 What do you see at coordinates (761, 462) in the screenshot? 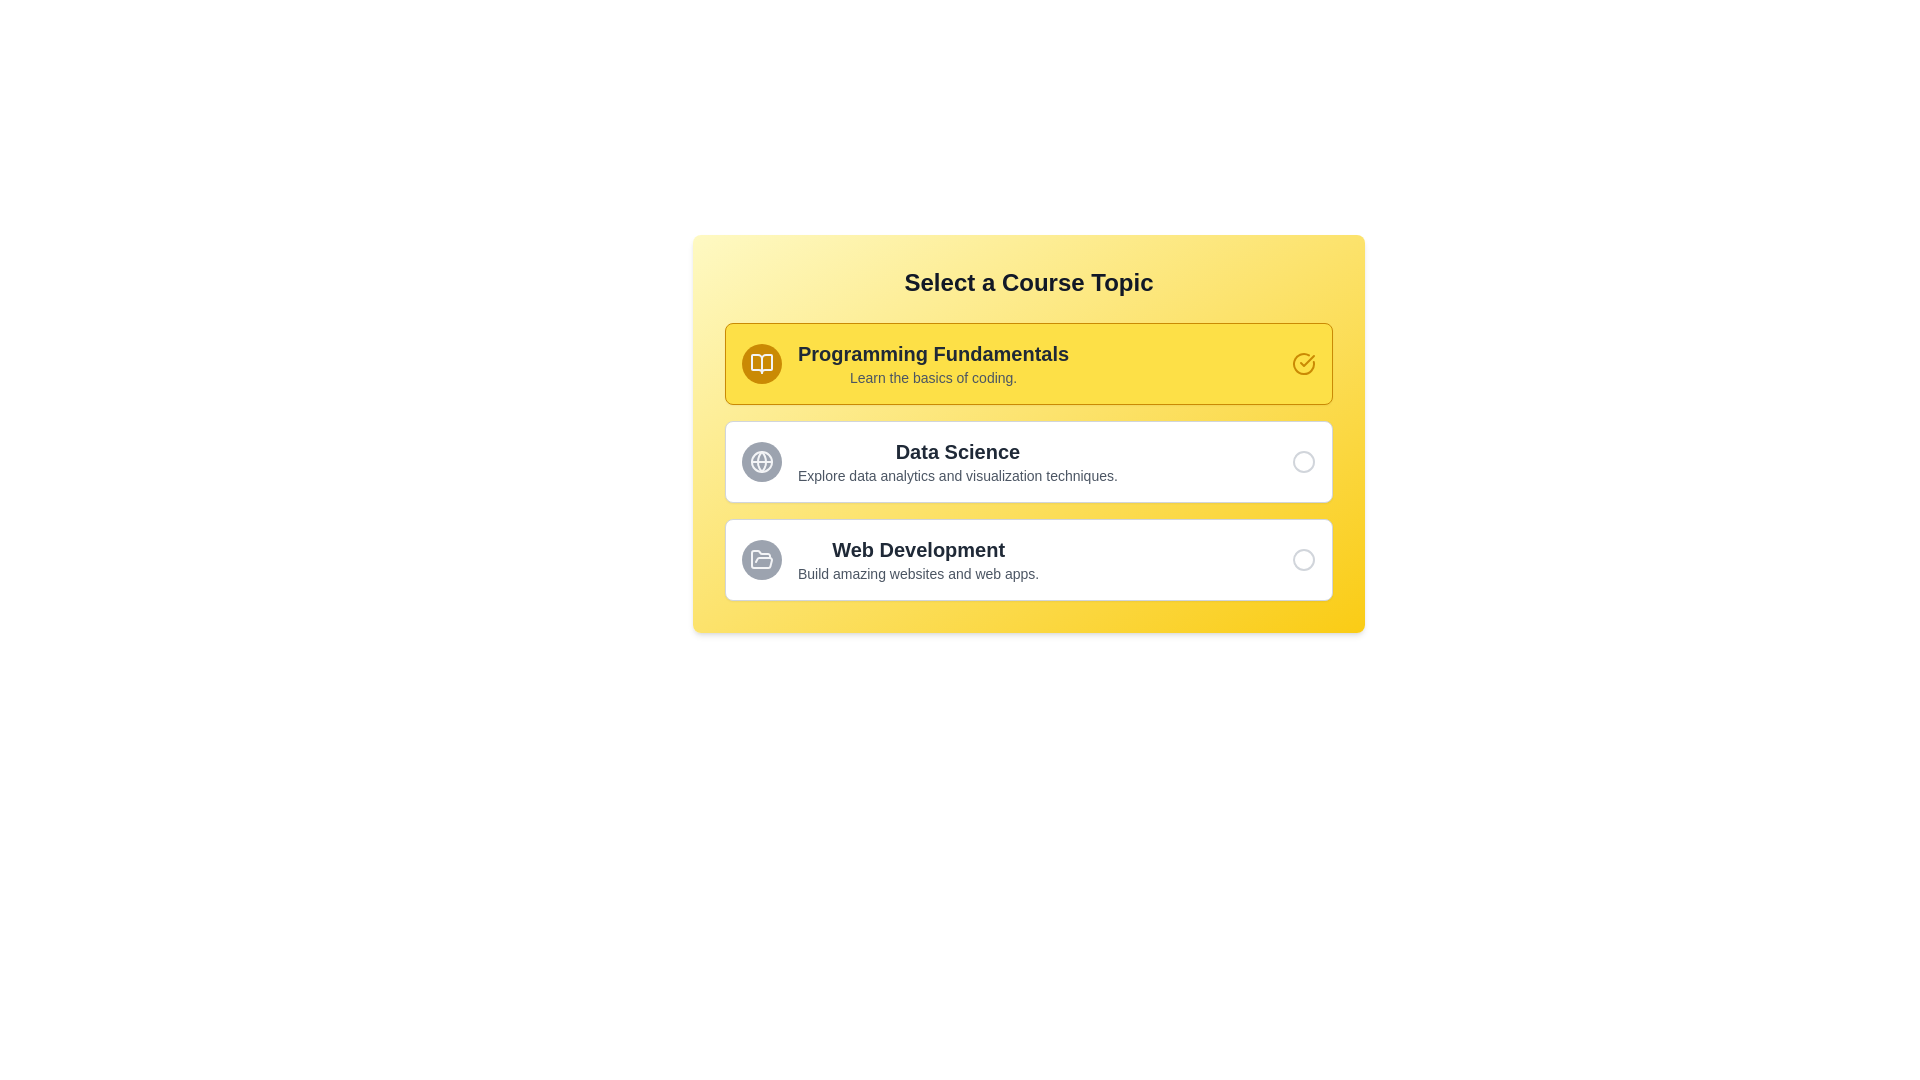
I see `the curved line element forming part of the globe icon located at the center of the second option in the horizontal stack, near the 'Data Science' label` at bounding box center [761, 462].